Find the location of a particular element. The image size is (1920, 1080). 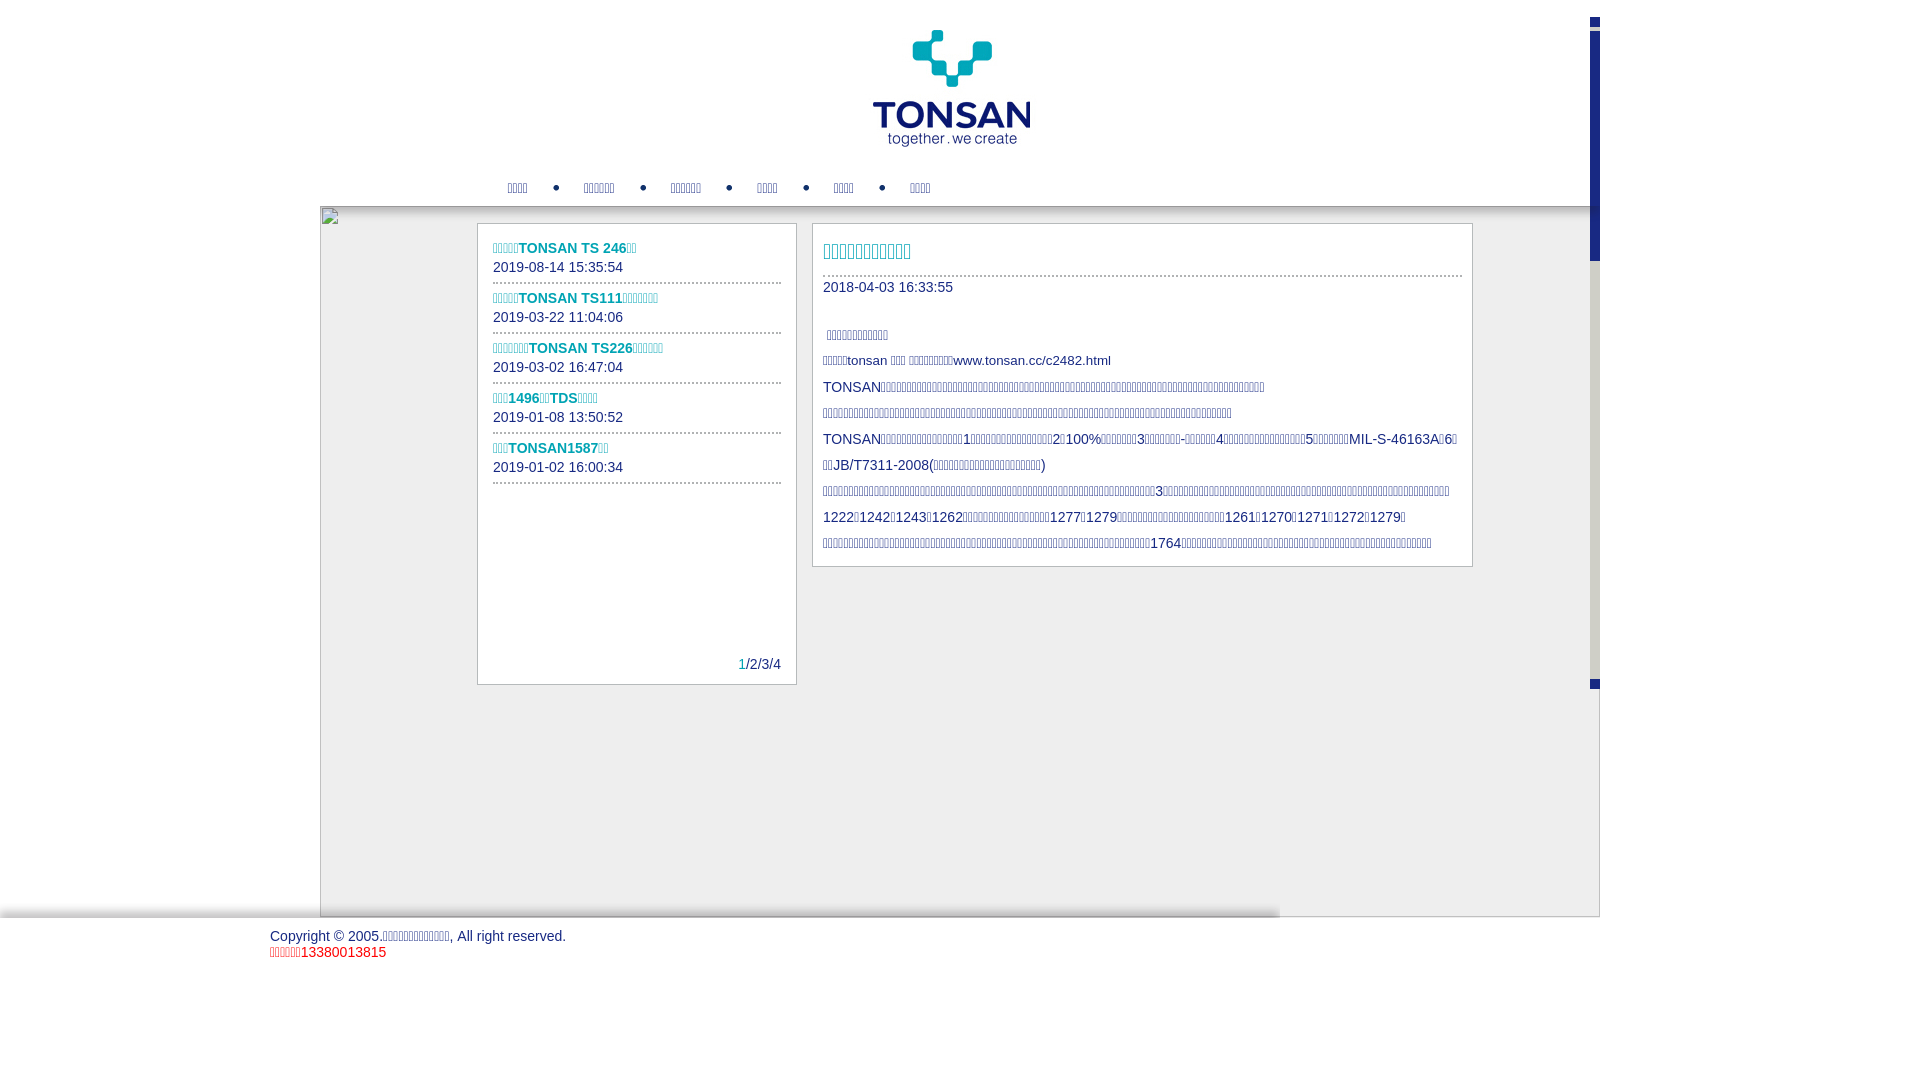

'3' is located at coordinates (765, 663).